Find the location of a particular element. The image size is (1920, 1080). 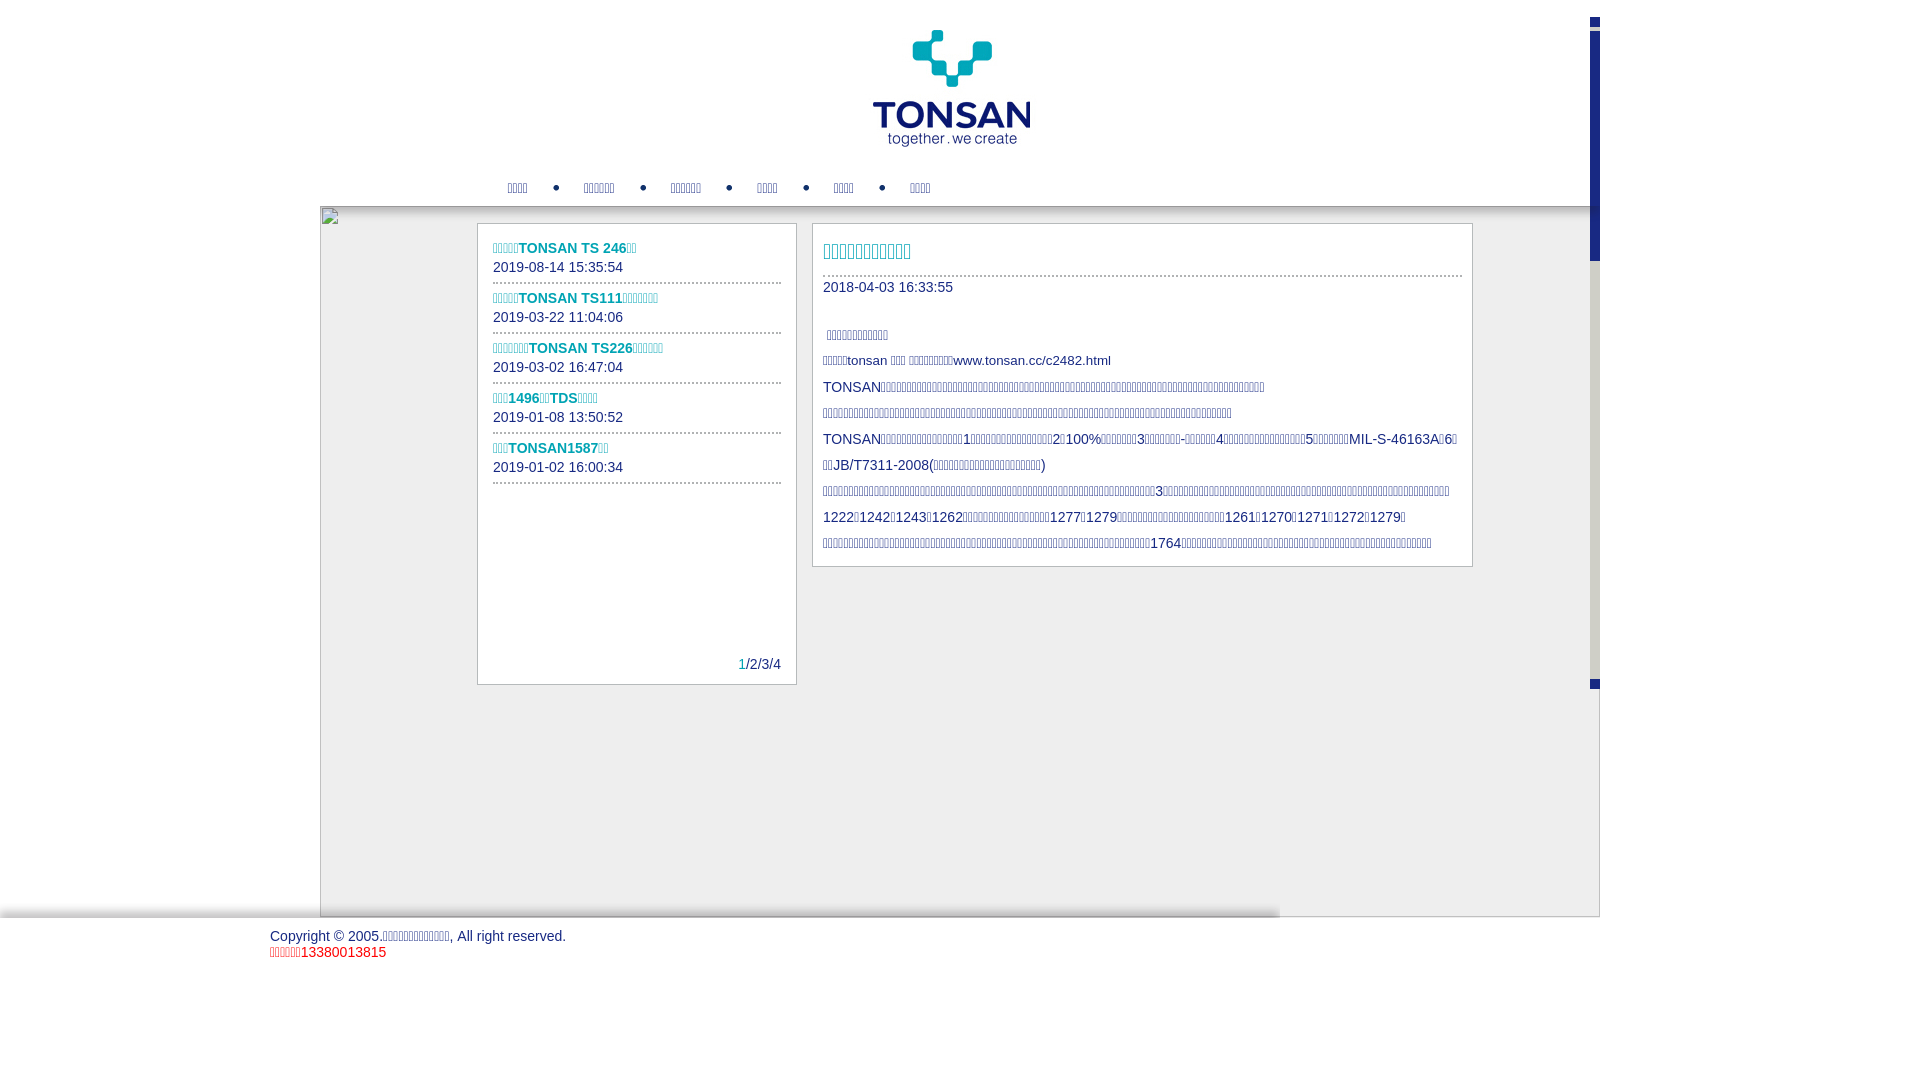

'3' is located at coordinates (765, 663).